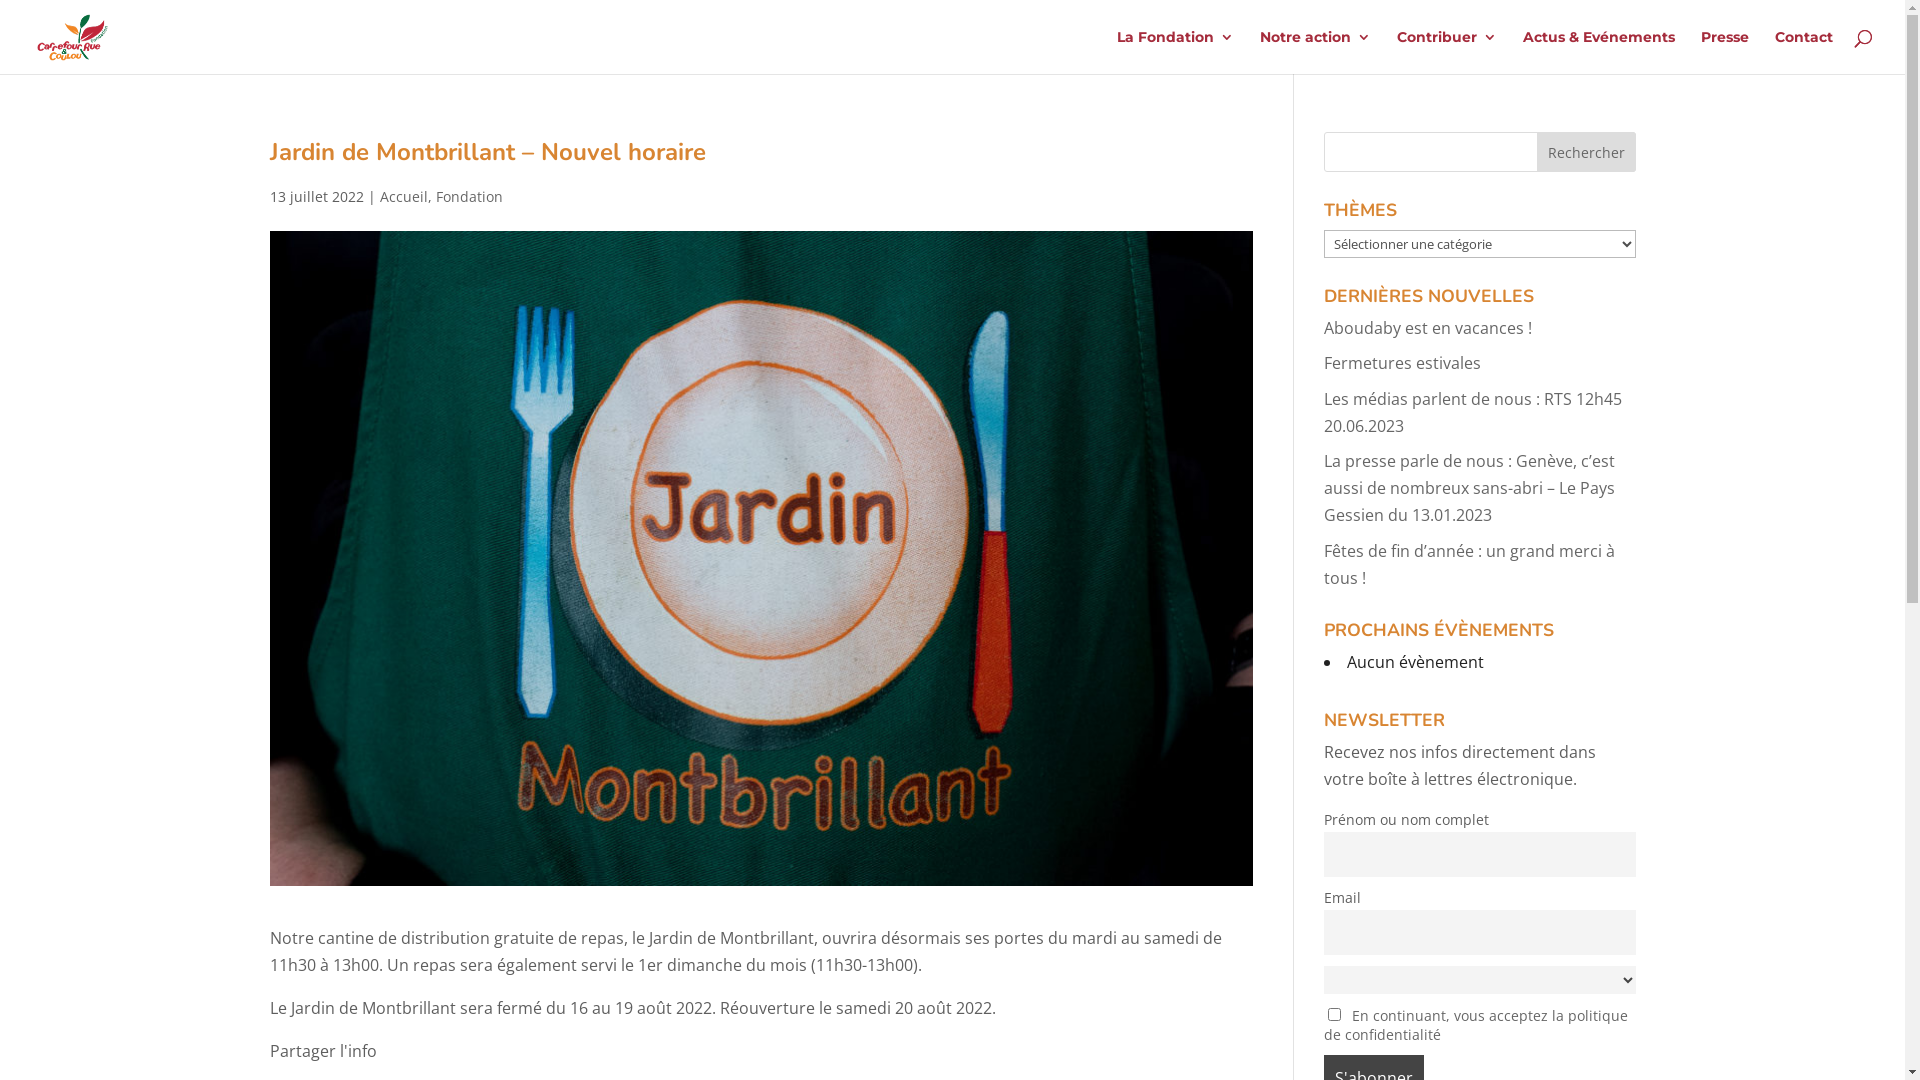 Image resolution: width=1920 pixels, height=1080 pixels. What do you see at coordinates (1446, 50) in the screenshot?
I see `'Contribuer'` at bounding box center [1446, 50].